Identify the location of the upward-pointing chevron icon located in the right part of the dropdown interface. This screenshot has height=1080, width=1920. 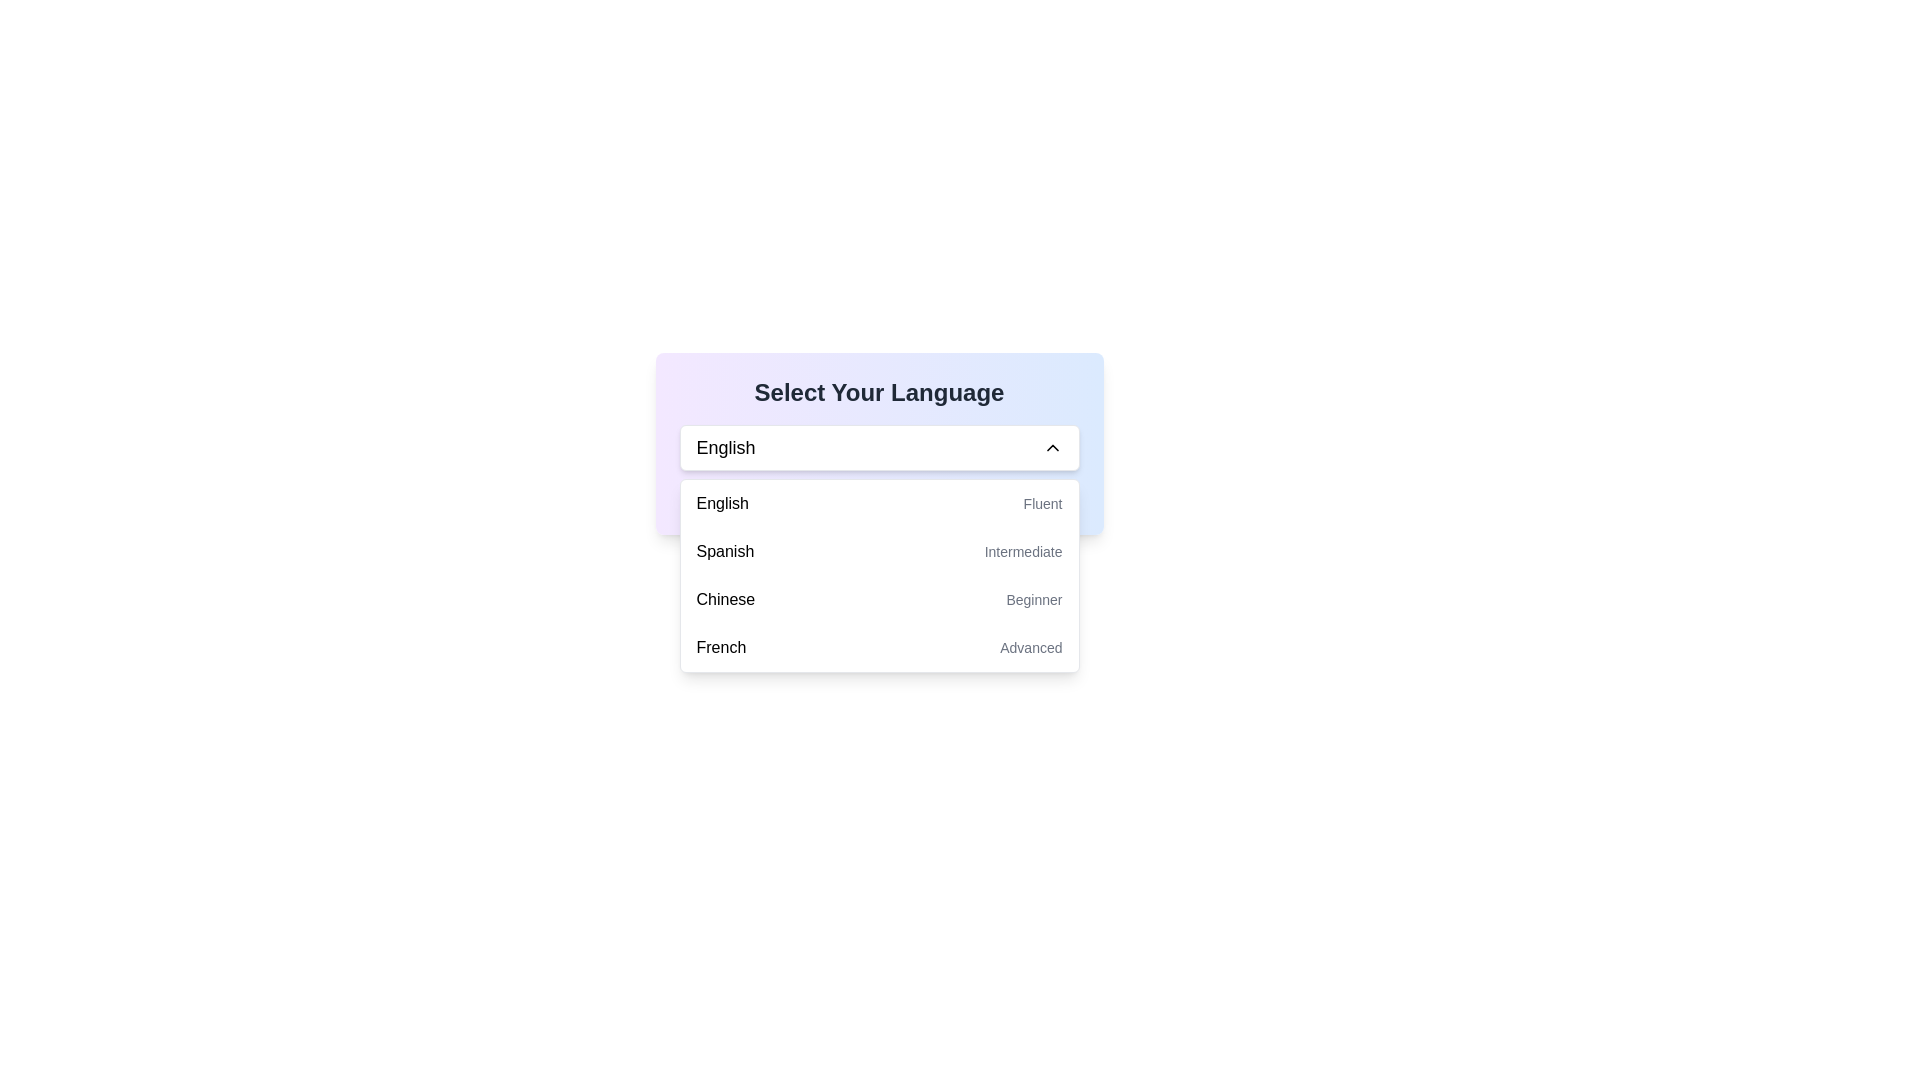
(1051, 446).